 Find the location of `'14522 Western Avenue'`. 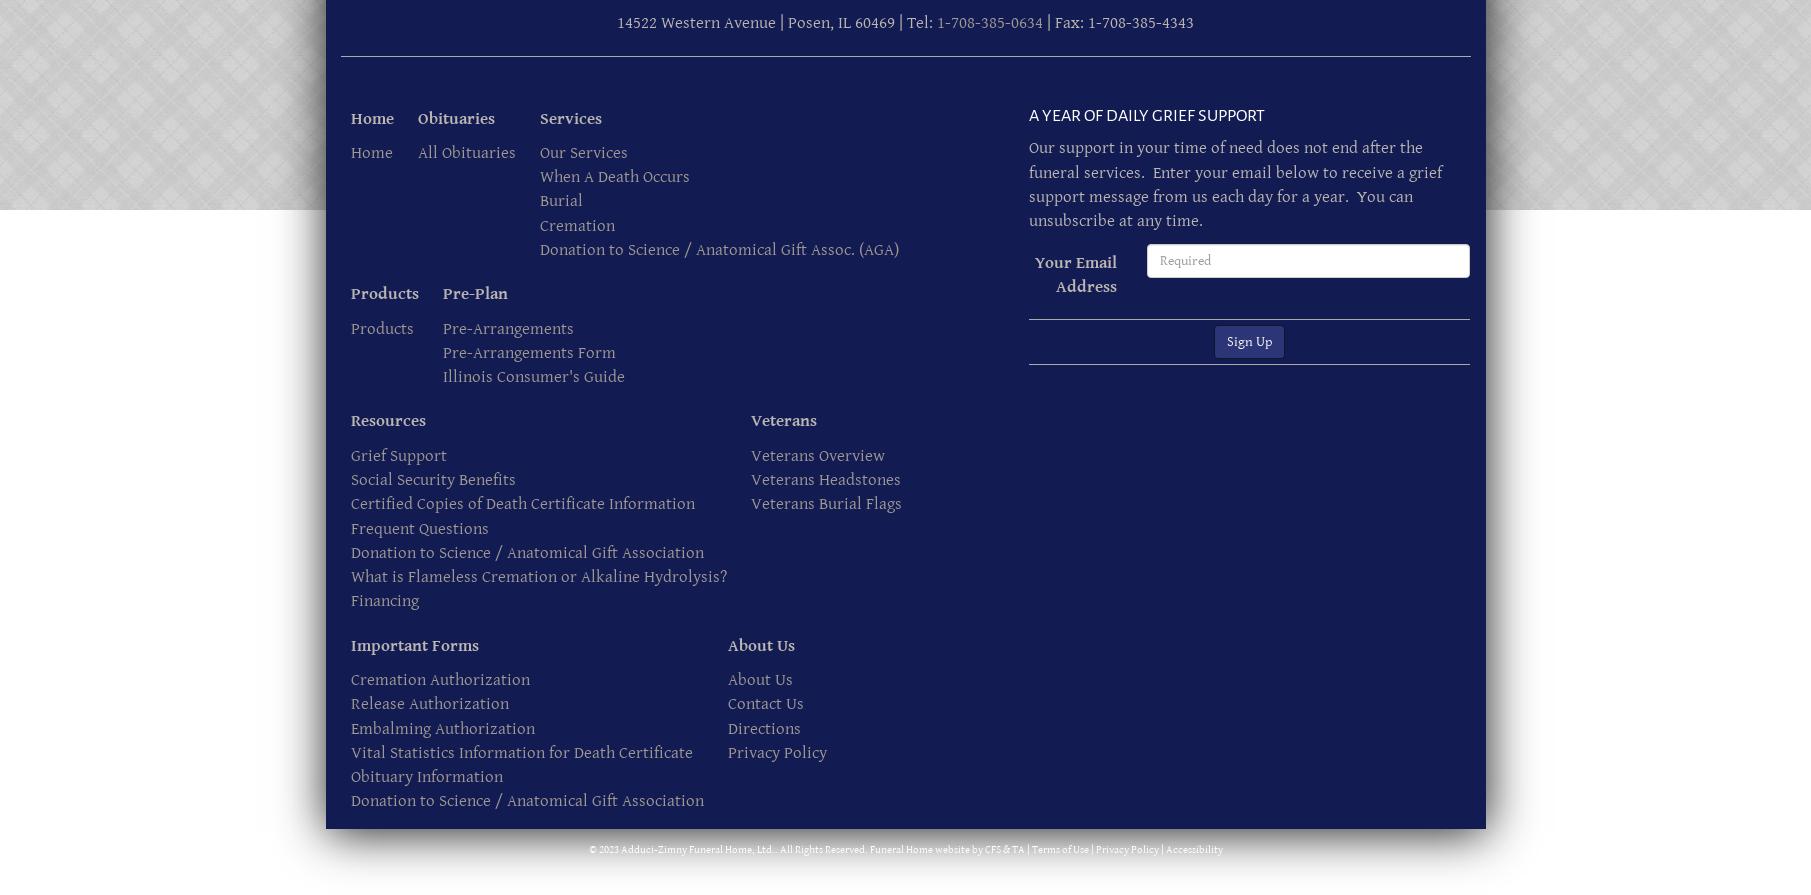

'14522 Western Avenue' is located at coordinates (696, 23).